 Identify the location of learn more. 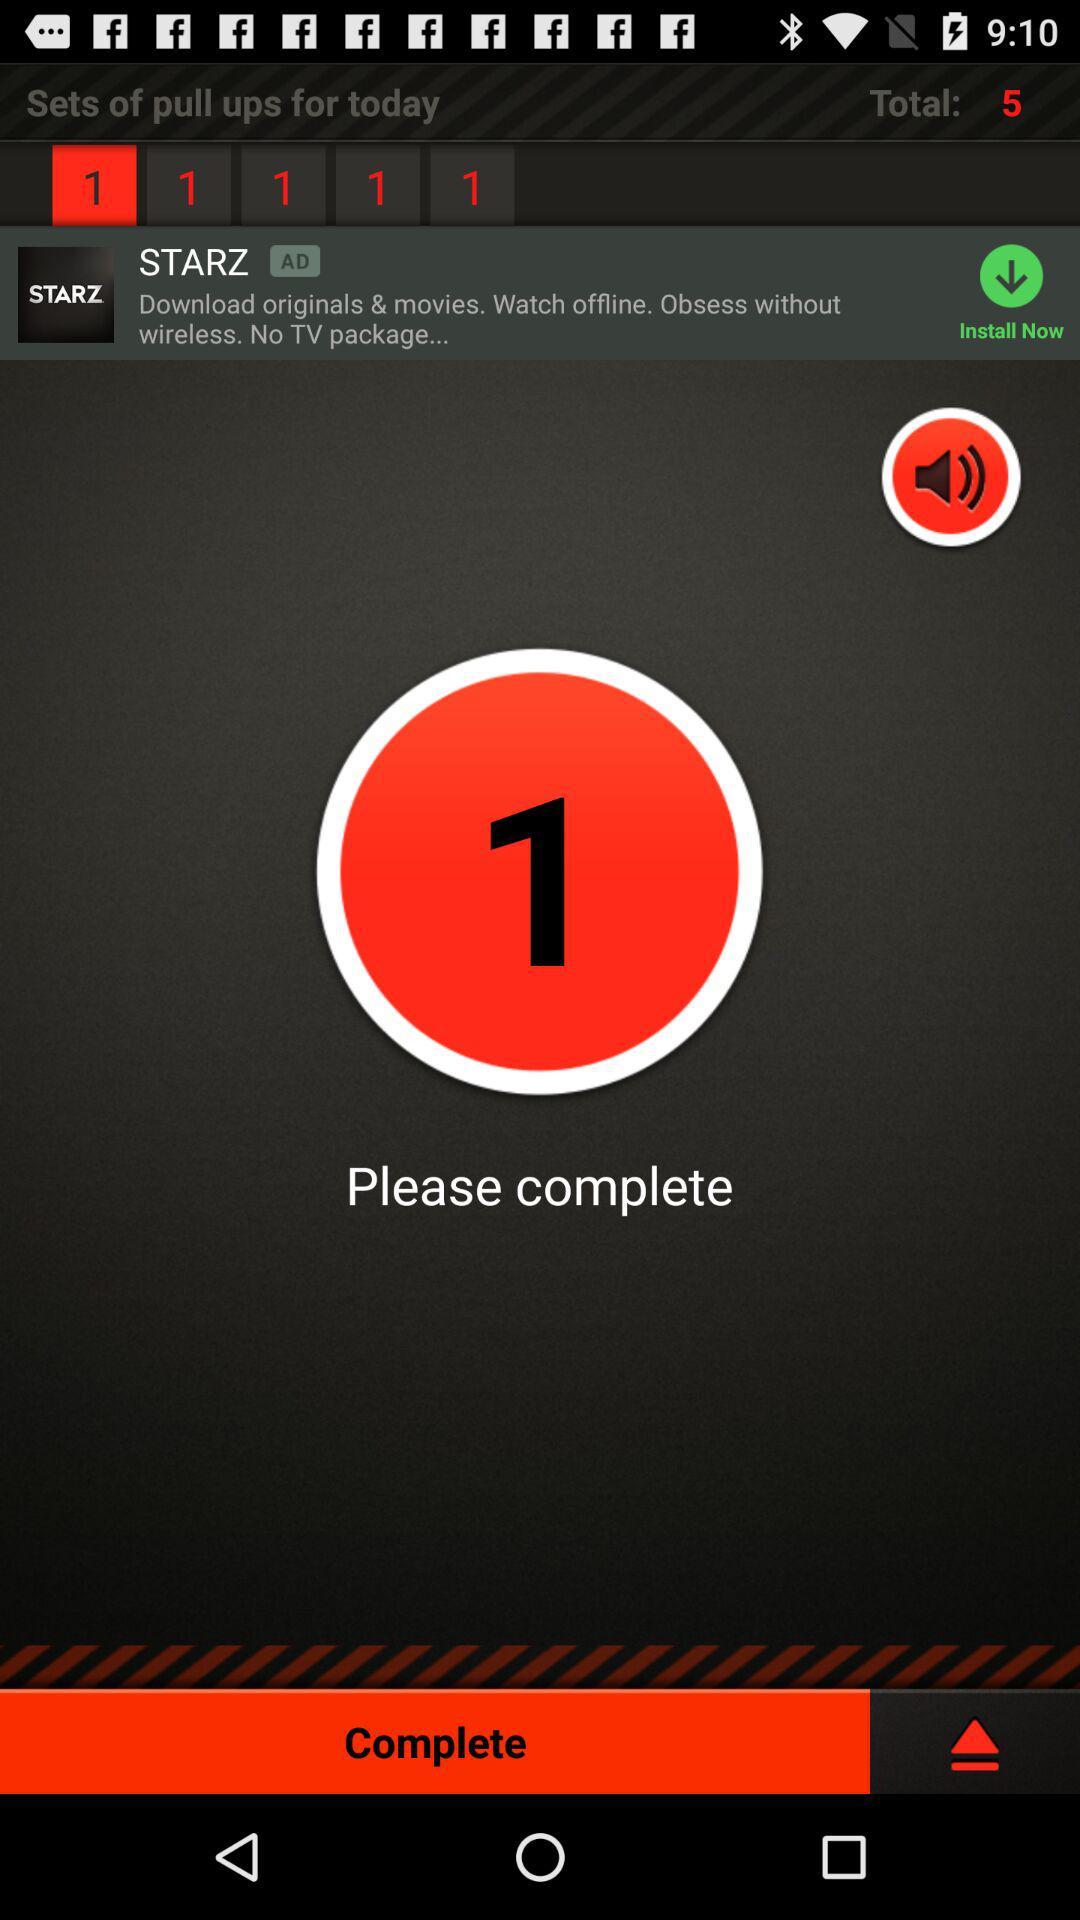
(64, 293).